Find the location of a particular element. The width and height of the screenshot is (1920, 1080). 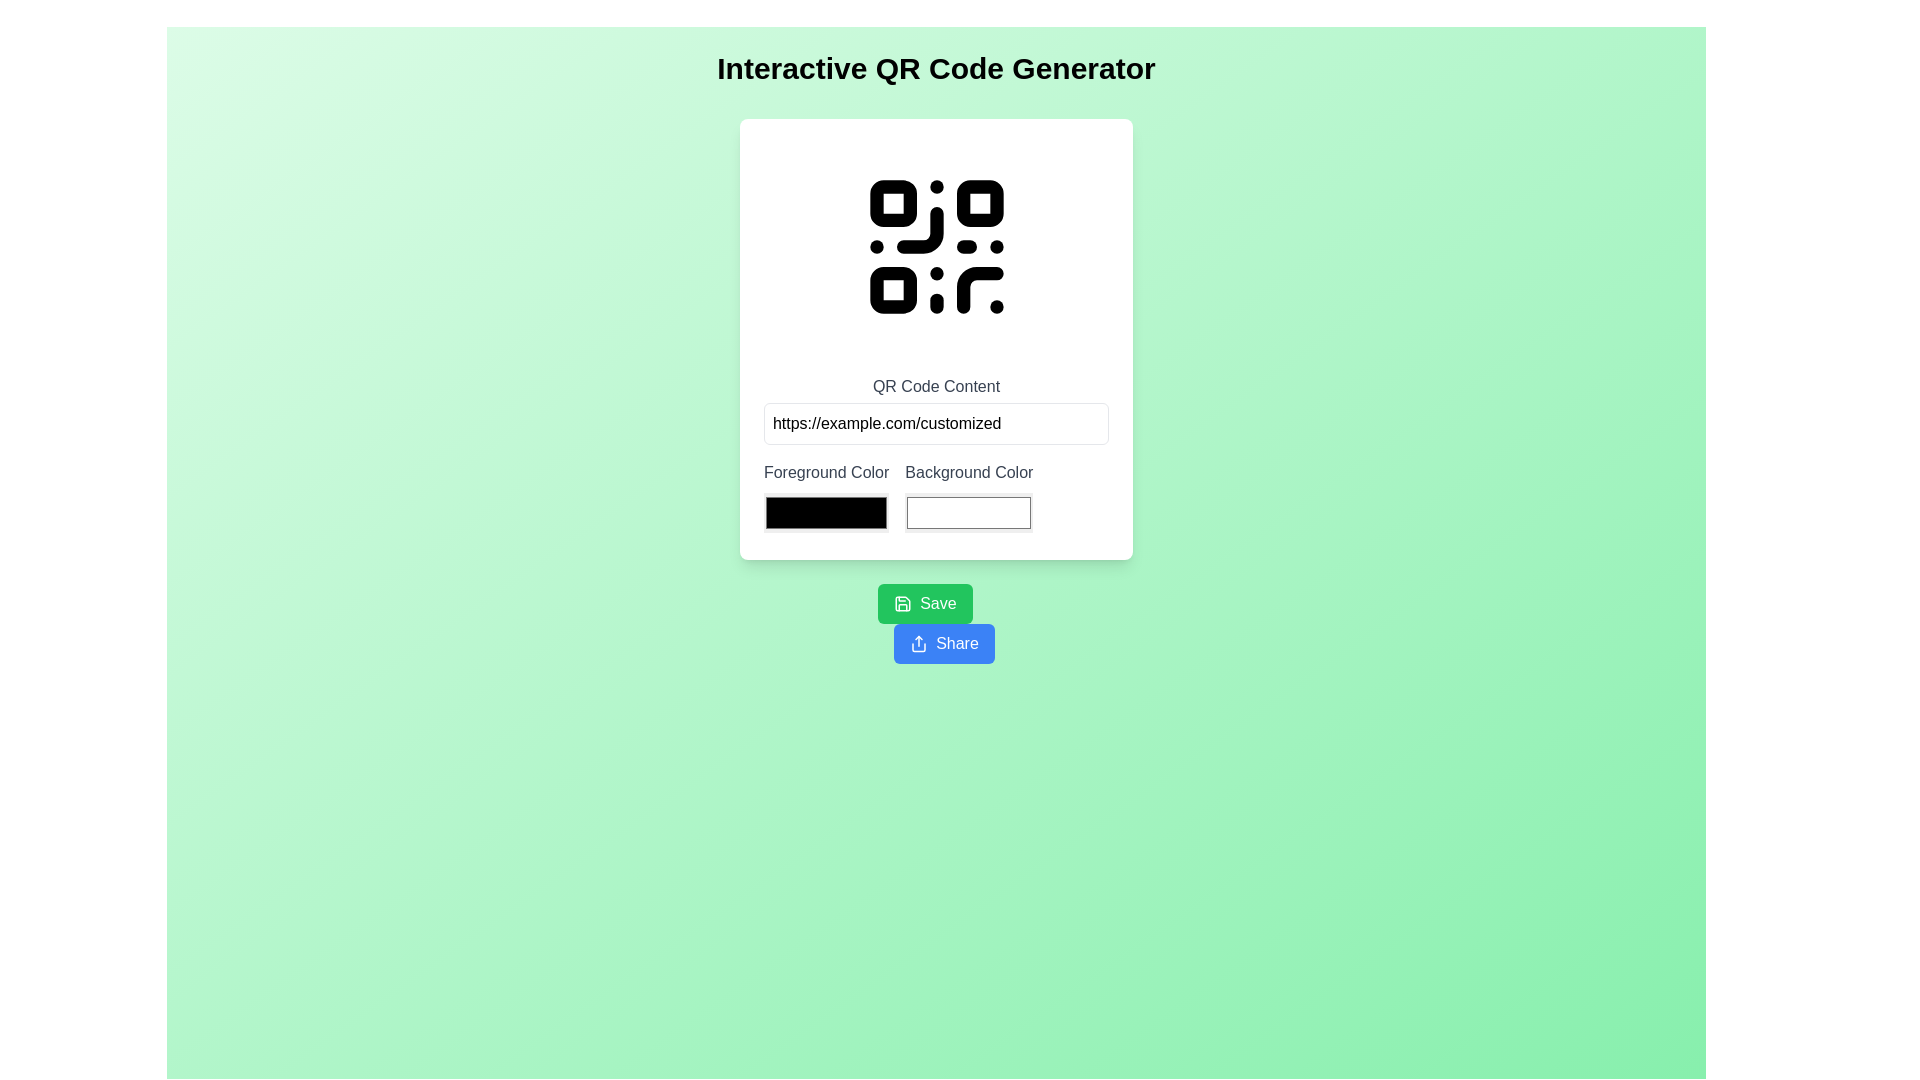

the QR code display element, which is centrally located within the white-panel UI section, above the text input field labeled 'QR Code Content' is located at coordinates (935, 245).